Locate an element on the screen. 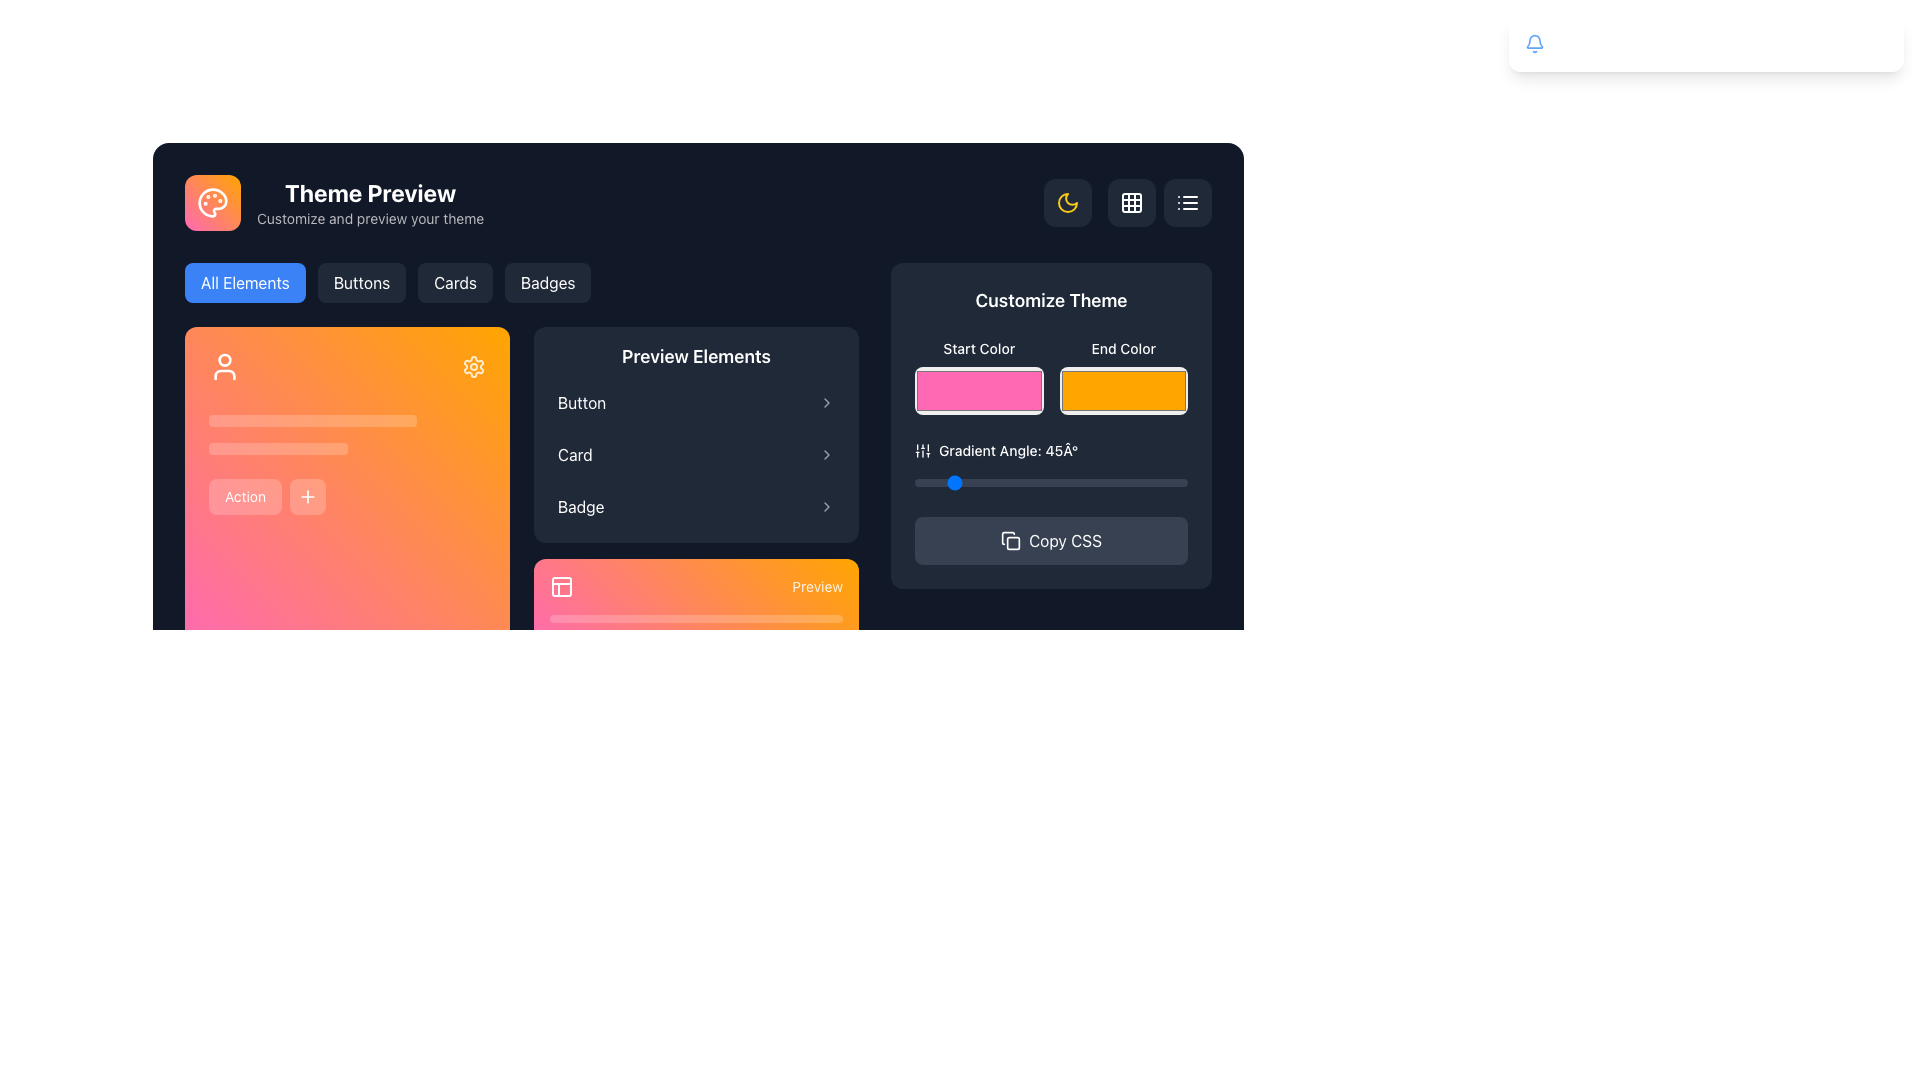 The image size is (1920, 1080). the second button labeled 'Buttons' located between 'All Elements' and 'Cards' in the horizontal group of navigation buttons at the top of the interface is located at coordinates (361, 282).